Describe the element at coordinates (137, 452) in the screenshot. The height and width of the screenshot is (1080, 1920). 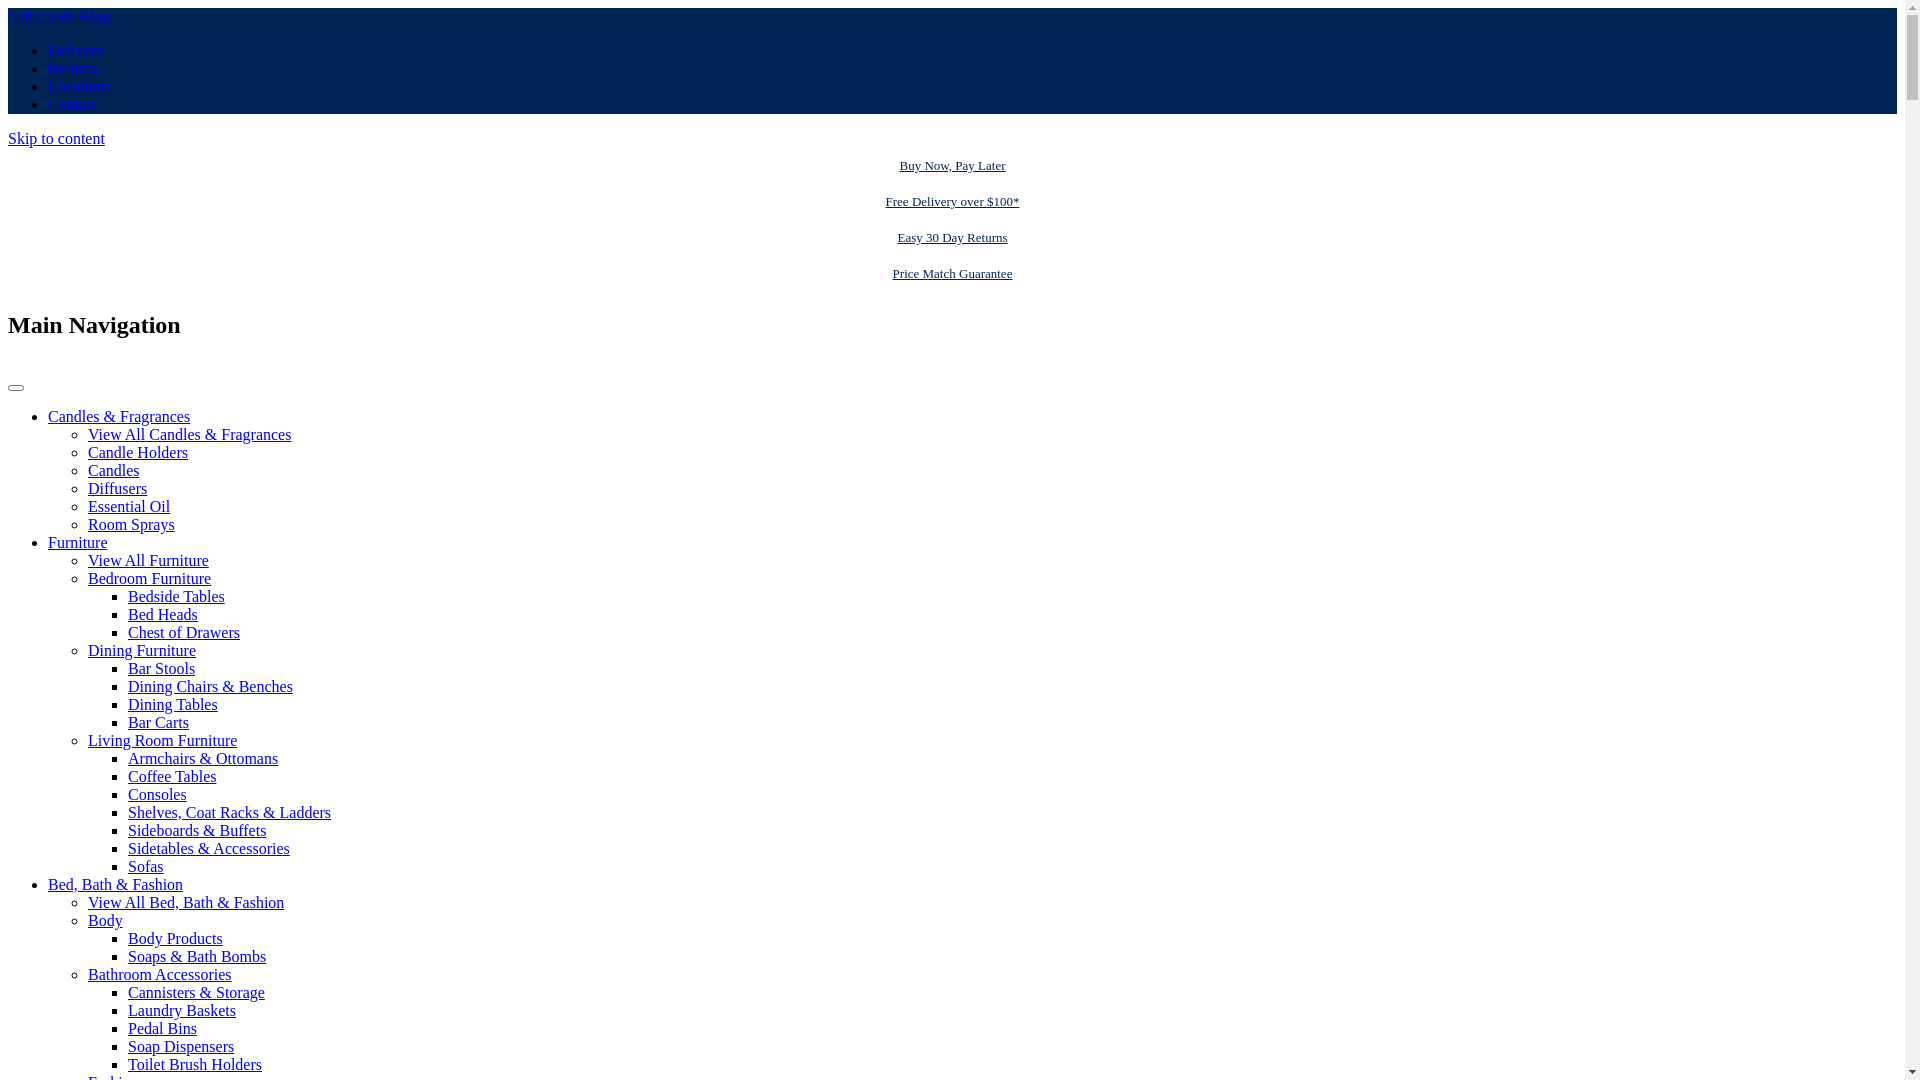
I see `'Candle Holders'` at that location.